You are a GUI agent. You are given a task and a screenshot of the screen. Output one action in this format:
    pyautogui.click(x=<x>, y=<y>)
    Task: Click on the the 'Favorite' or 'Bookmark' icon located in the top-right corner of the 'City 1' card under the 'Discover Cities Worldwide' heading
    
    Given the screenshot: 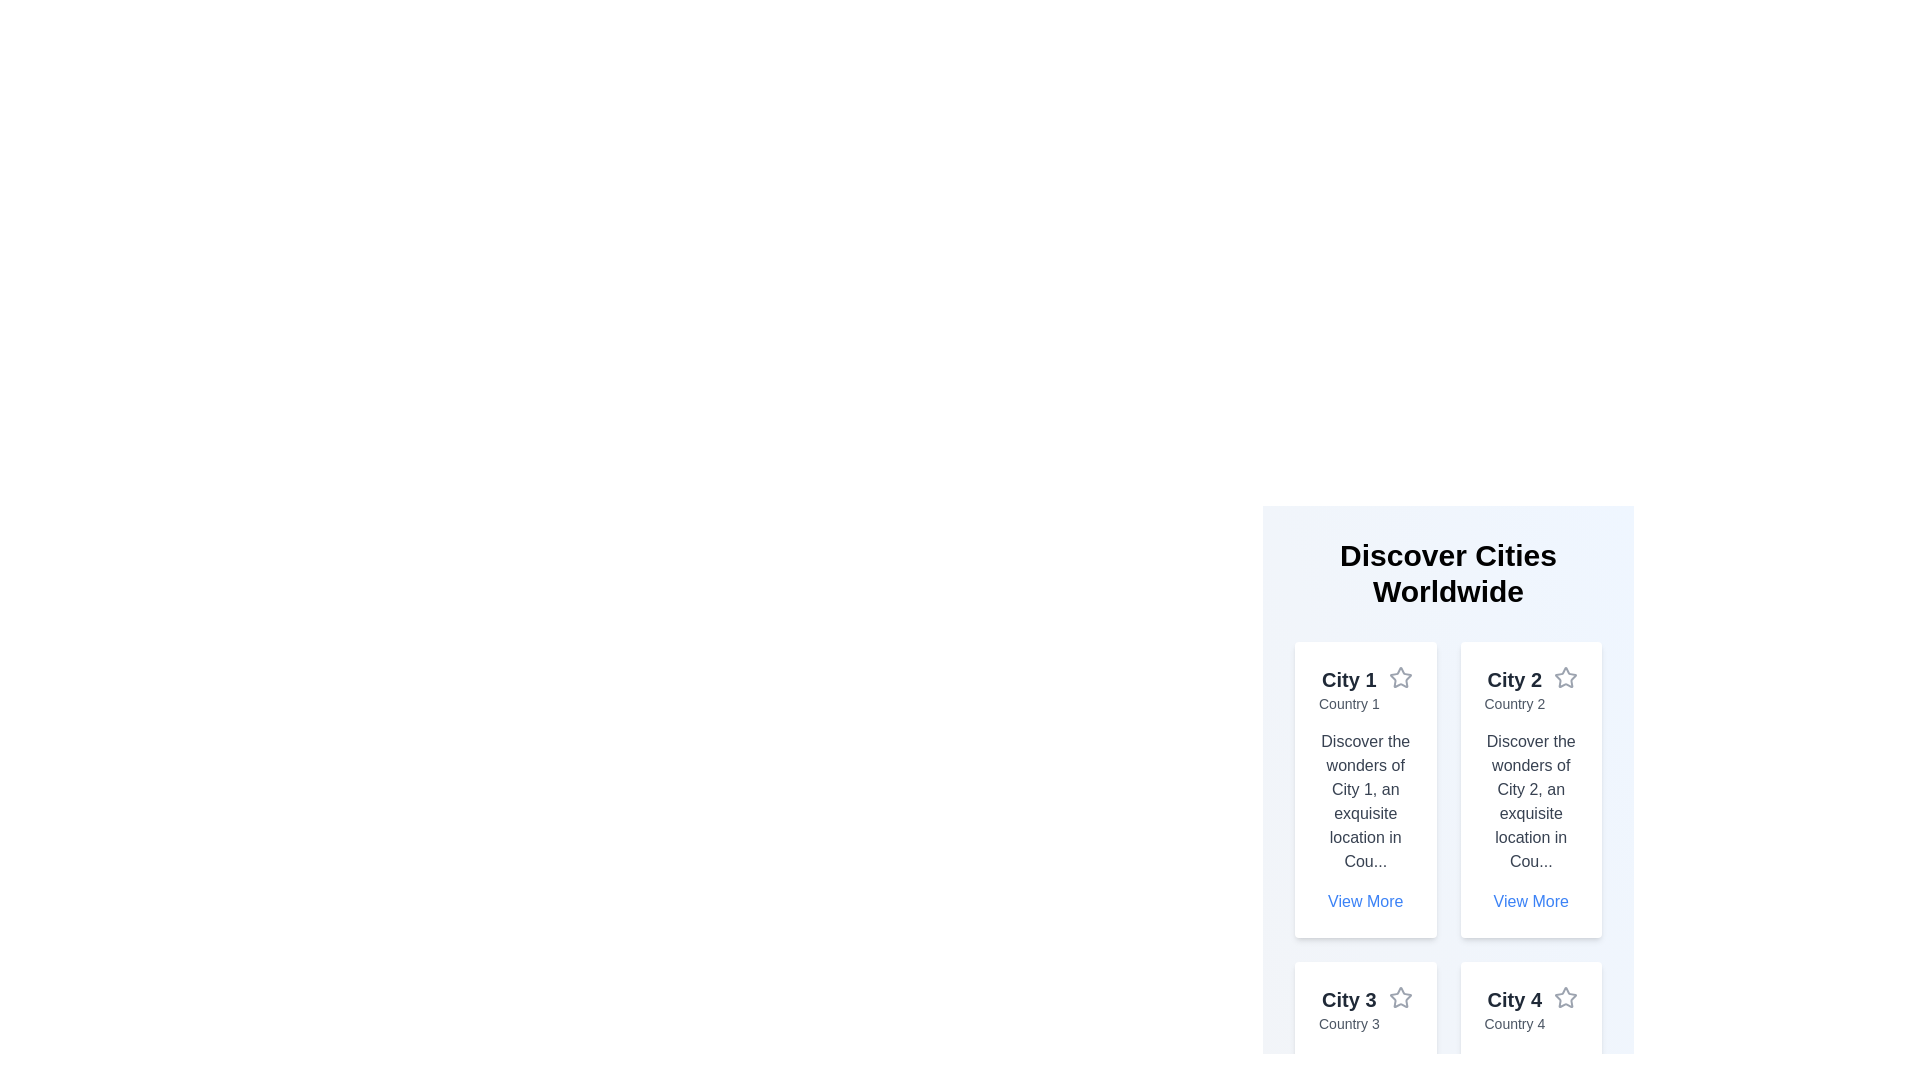 What is the action you would take?
    pyautogui.click(x=1399, y=676)
    